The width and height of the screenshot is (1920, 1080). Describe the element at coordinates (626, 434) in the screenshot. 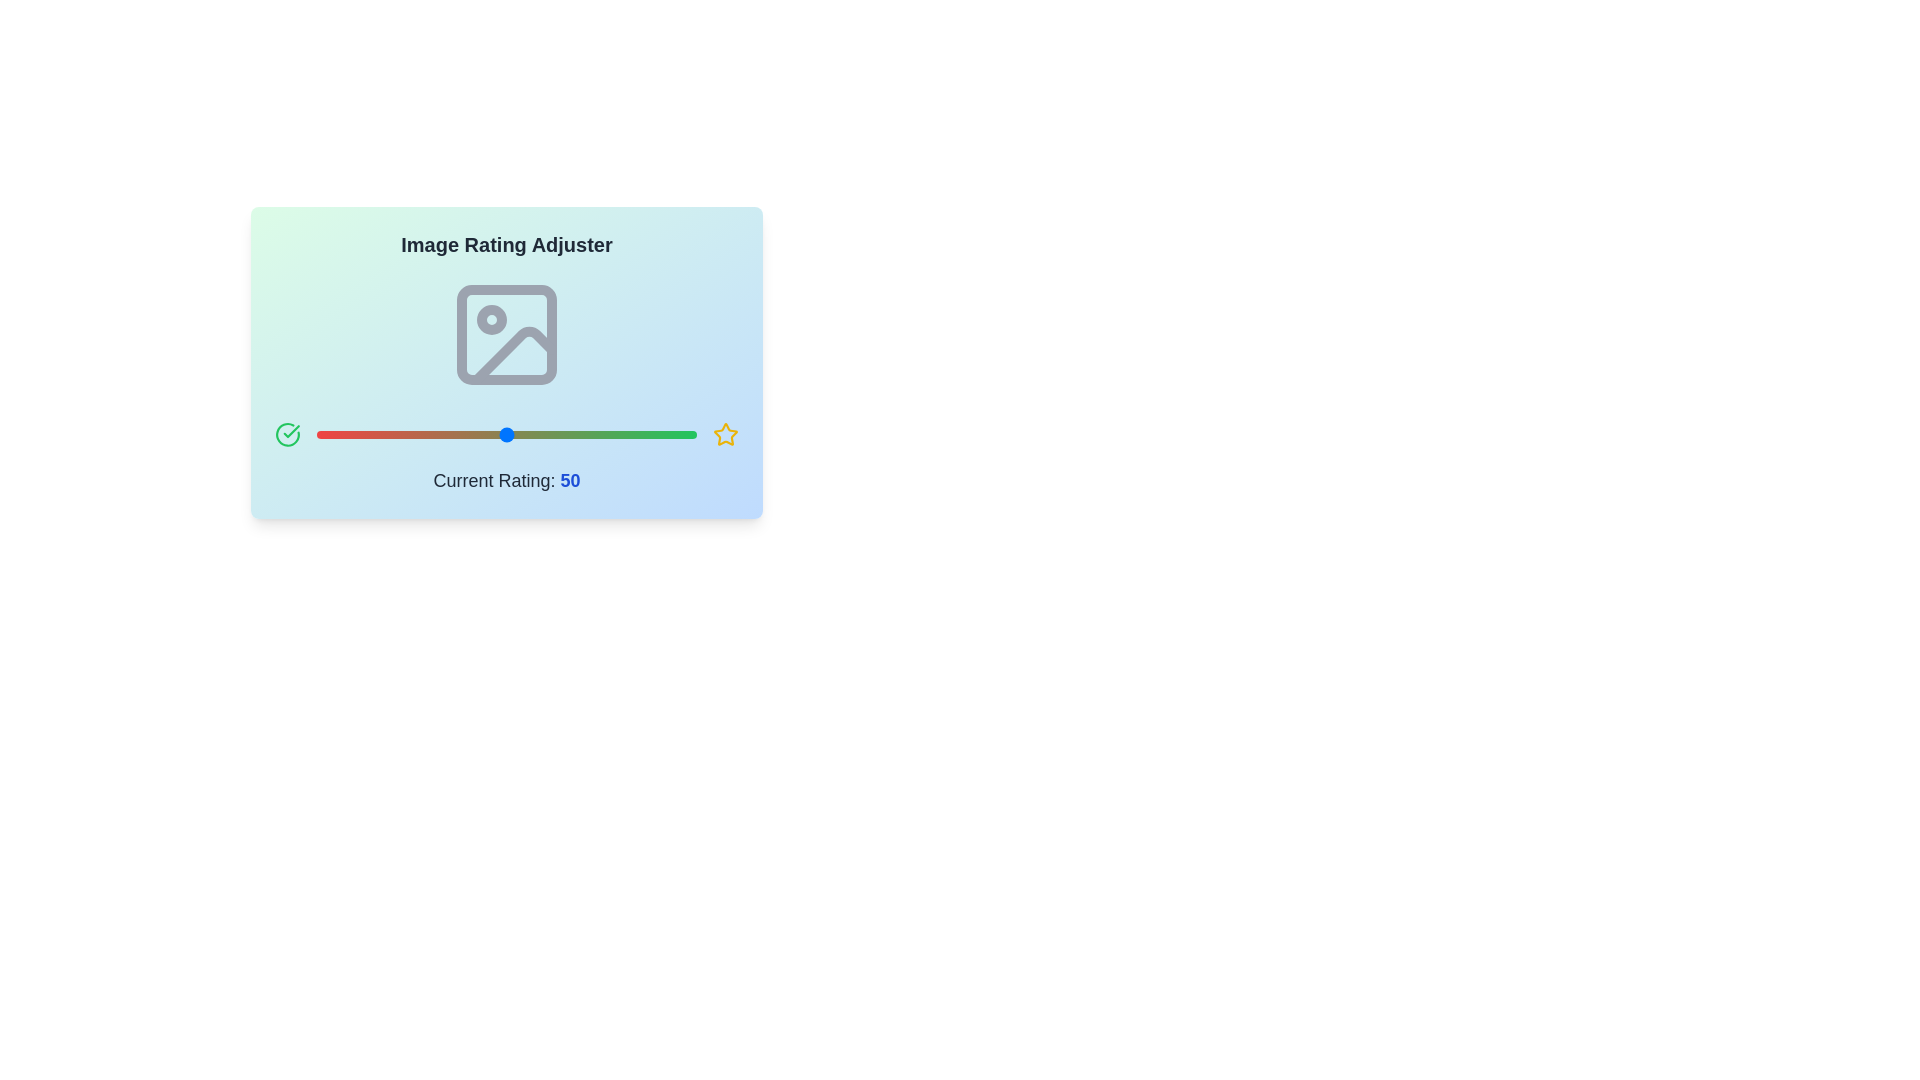

I see `the slider to set the rating to 82` at that location.